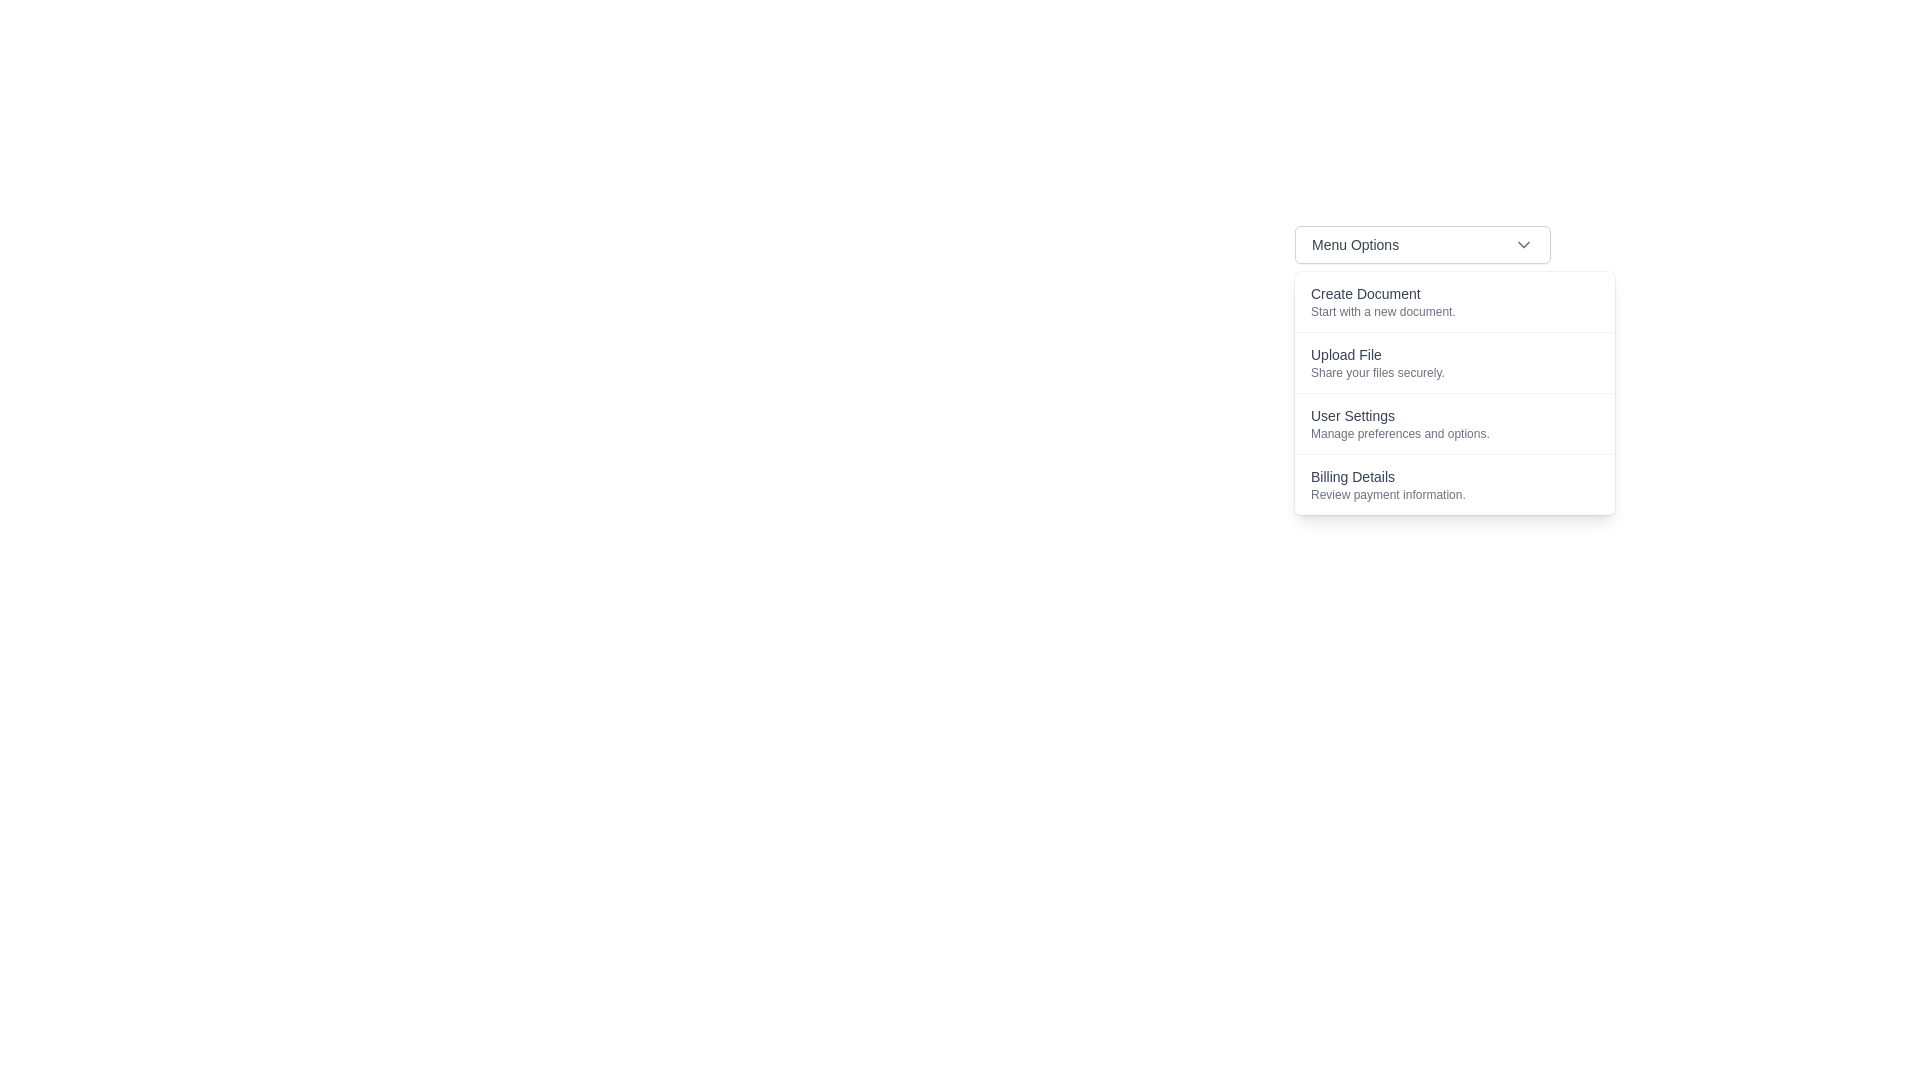 The width and height of the screenshot is (1920, 1080). I want to click on the chevron icon that acts as a dropdown indicator next to the 'Menu Options' button, so click(1522, 244).